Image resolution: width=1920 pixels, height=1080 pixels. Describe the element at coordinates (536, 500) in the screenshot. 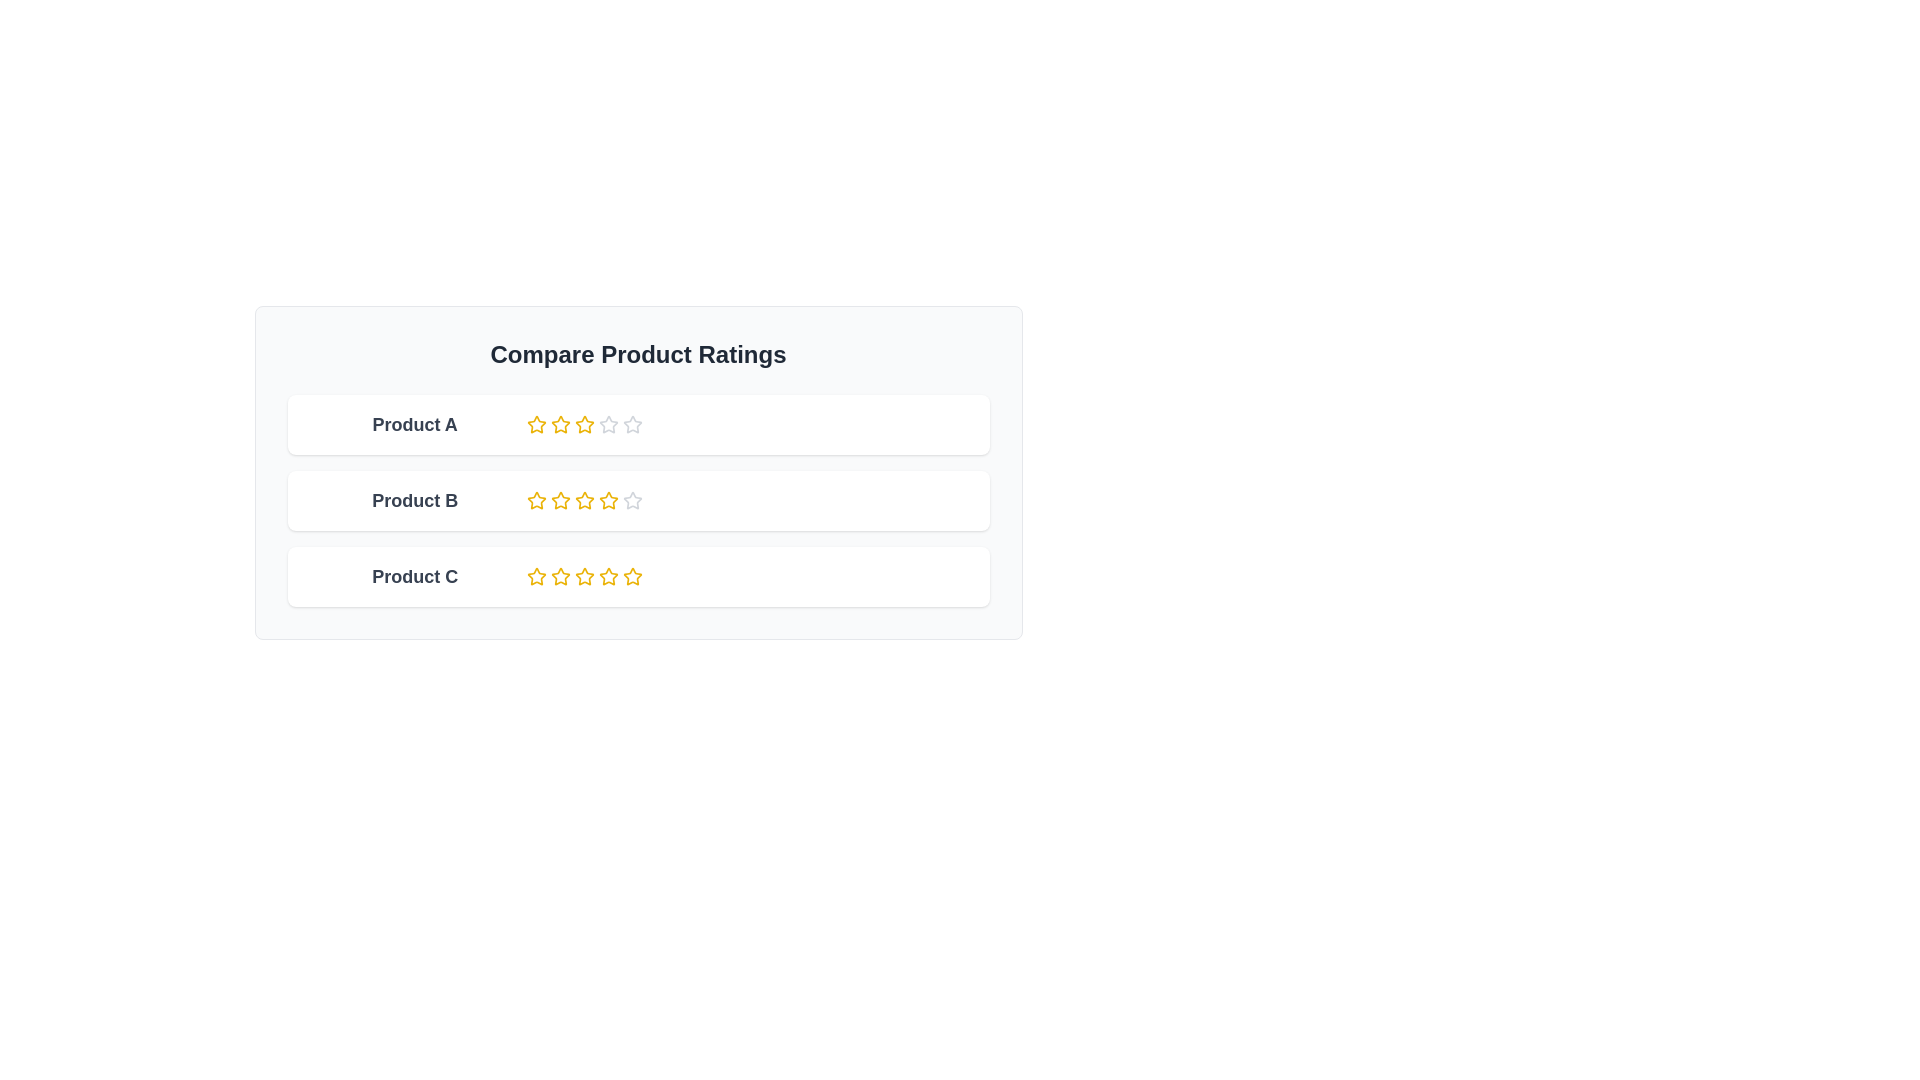

I see `the first star icon in the rating system for 'Product B', located in the second row of the displayed rating system` at that location.